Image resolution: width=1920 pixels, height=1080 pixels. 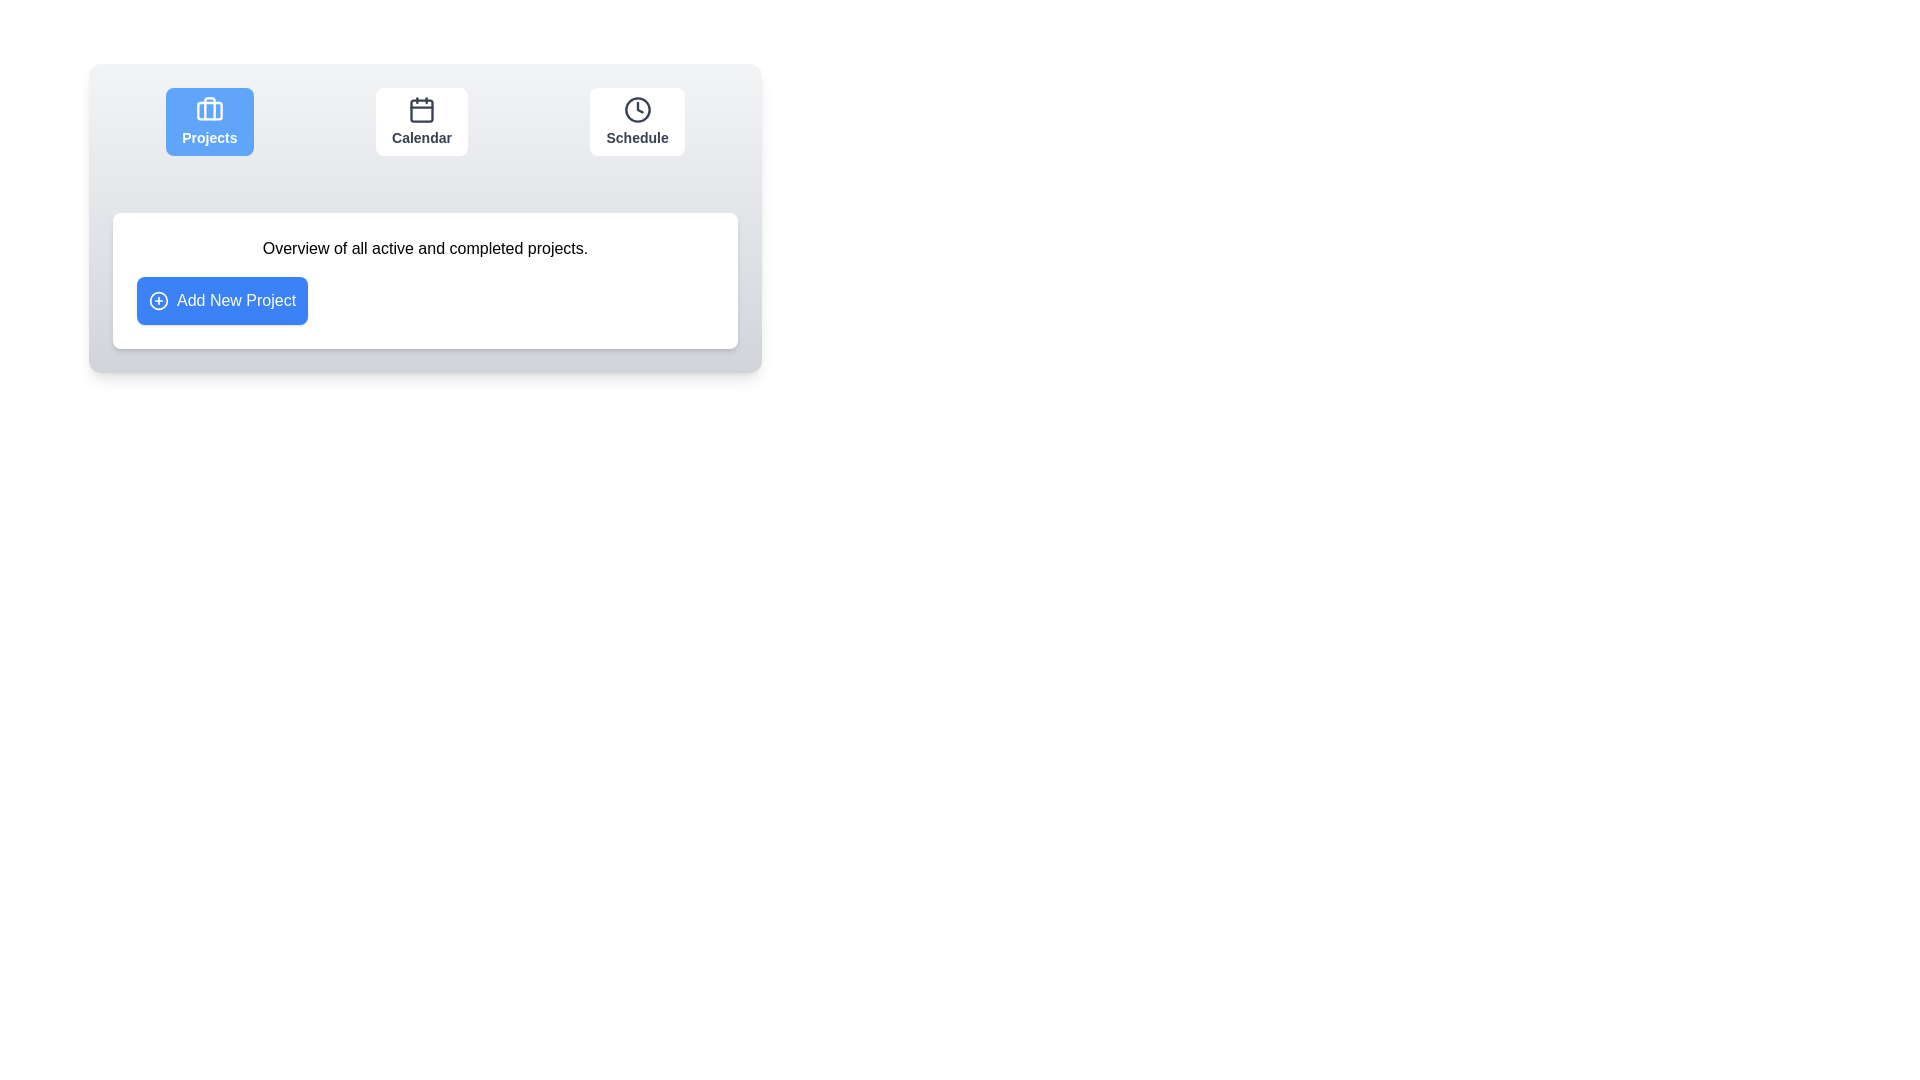 I want to click on the Projects button to observe visual feedback, so click(x=209, y=122).